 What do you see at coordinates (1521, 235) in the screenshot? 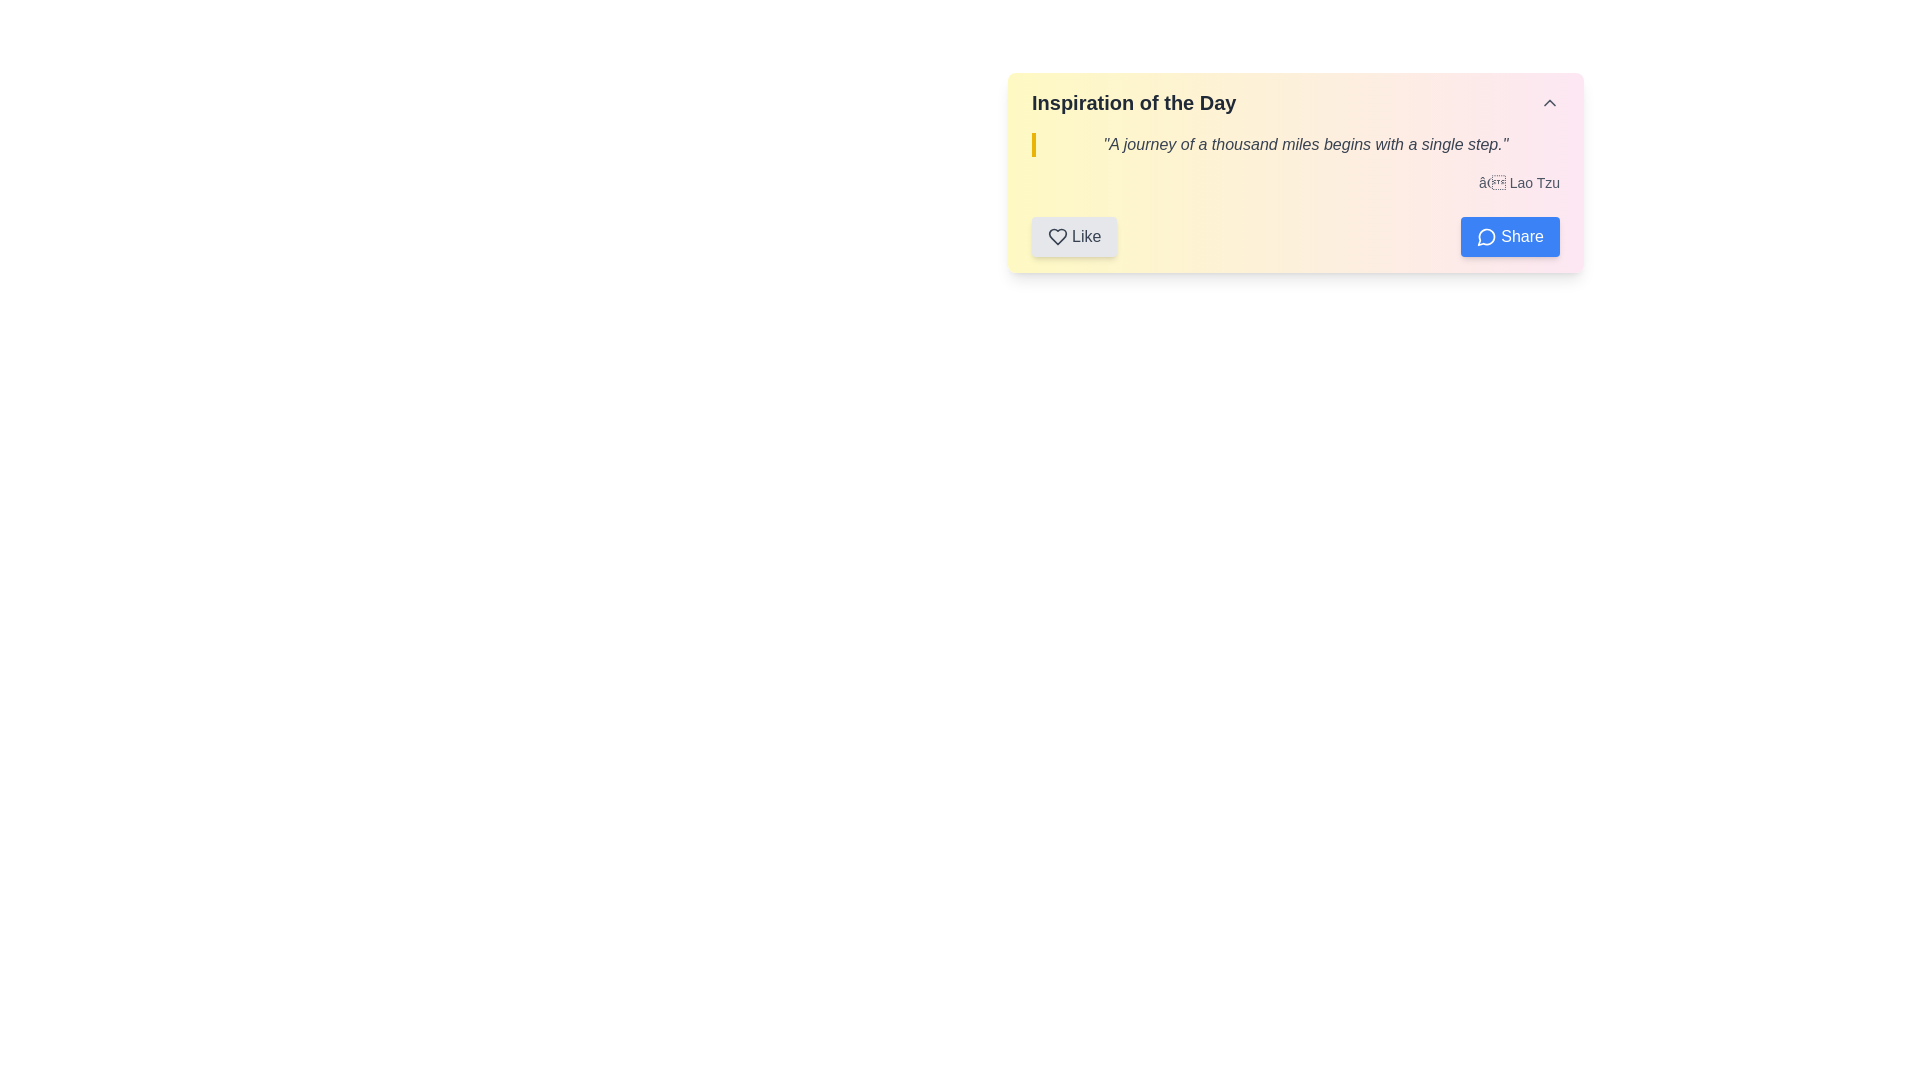
I see `the 'Share' text label, which is displayed in white font against a blue rectangular background` at bounding box center [1521, 235].